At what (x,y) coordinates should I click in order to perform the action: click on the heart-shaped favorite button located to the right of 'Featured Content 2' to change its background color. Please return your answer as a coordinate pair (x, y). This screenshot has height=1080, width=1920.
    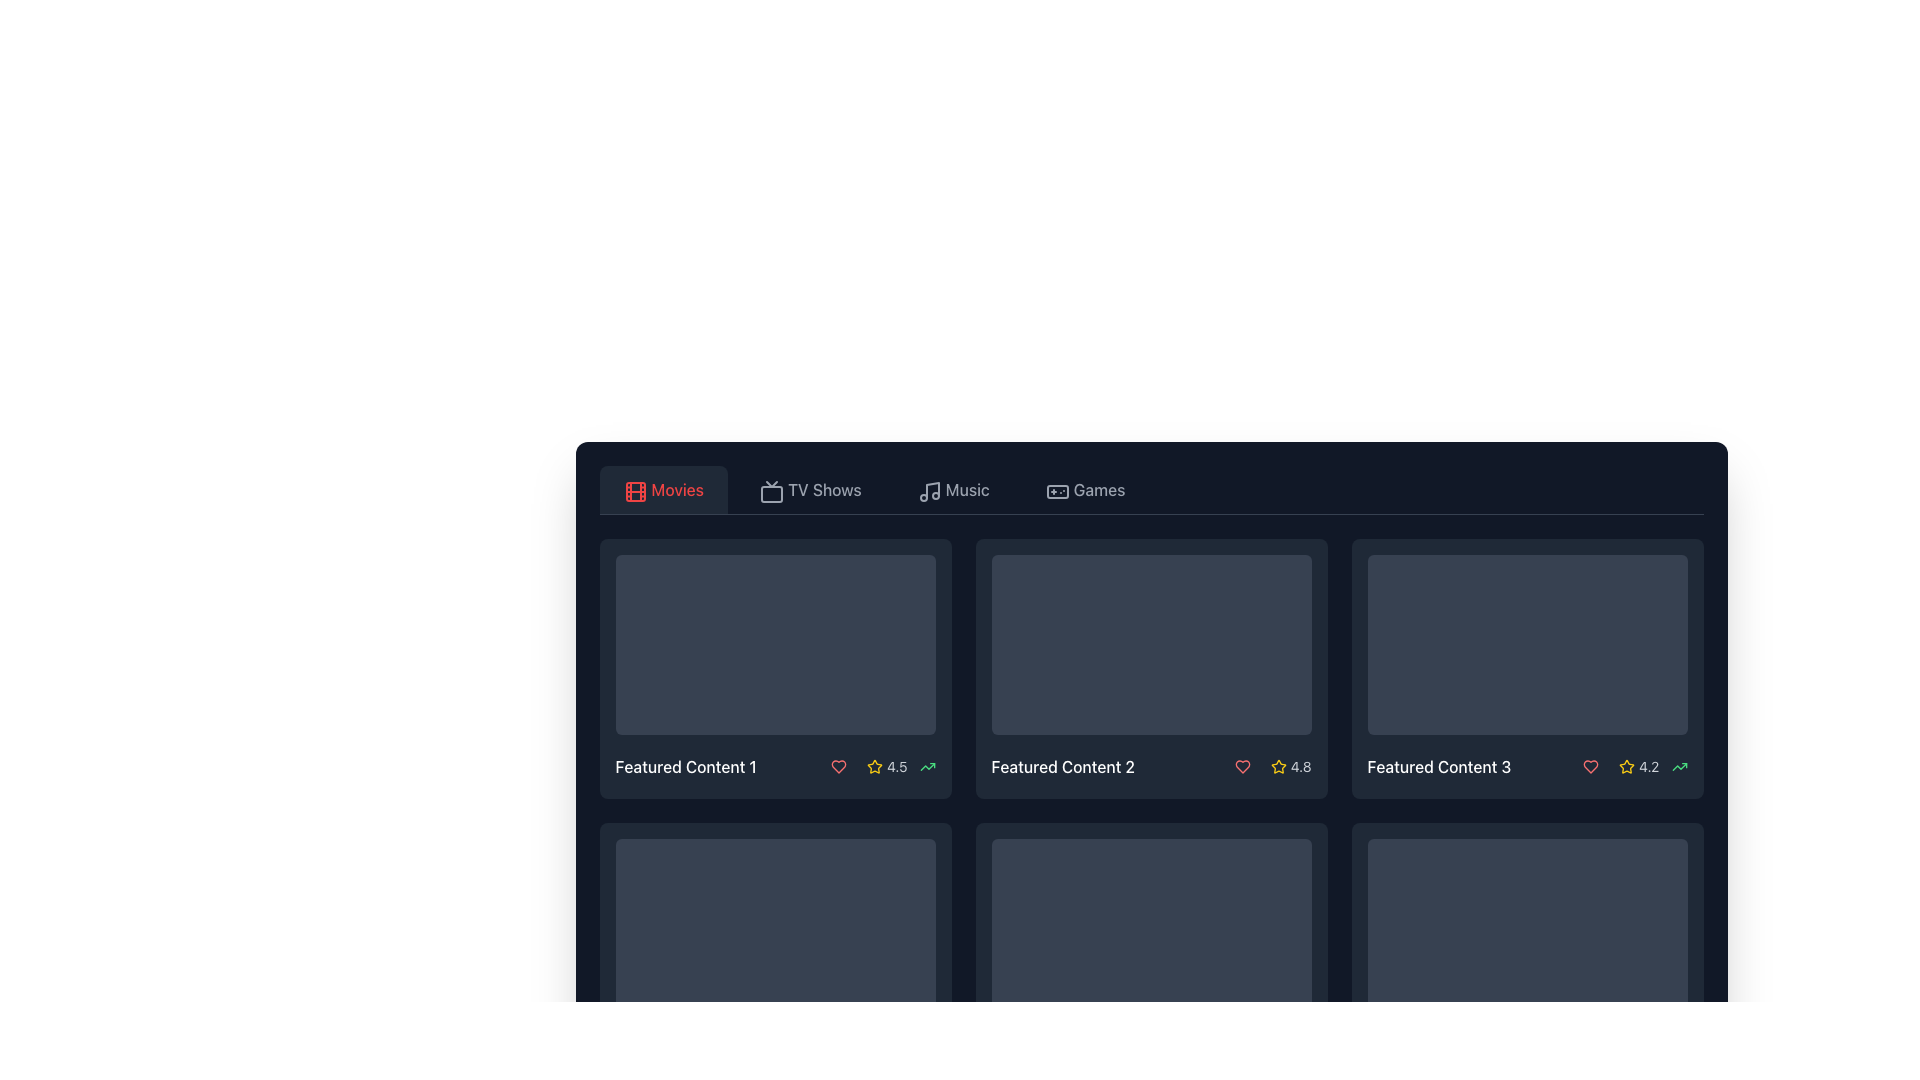
    Looking at the image, I should click on (1241, 766).